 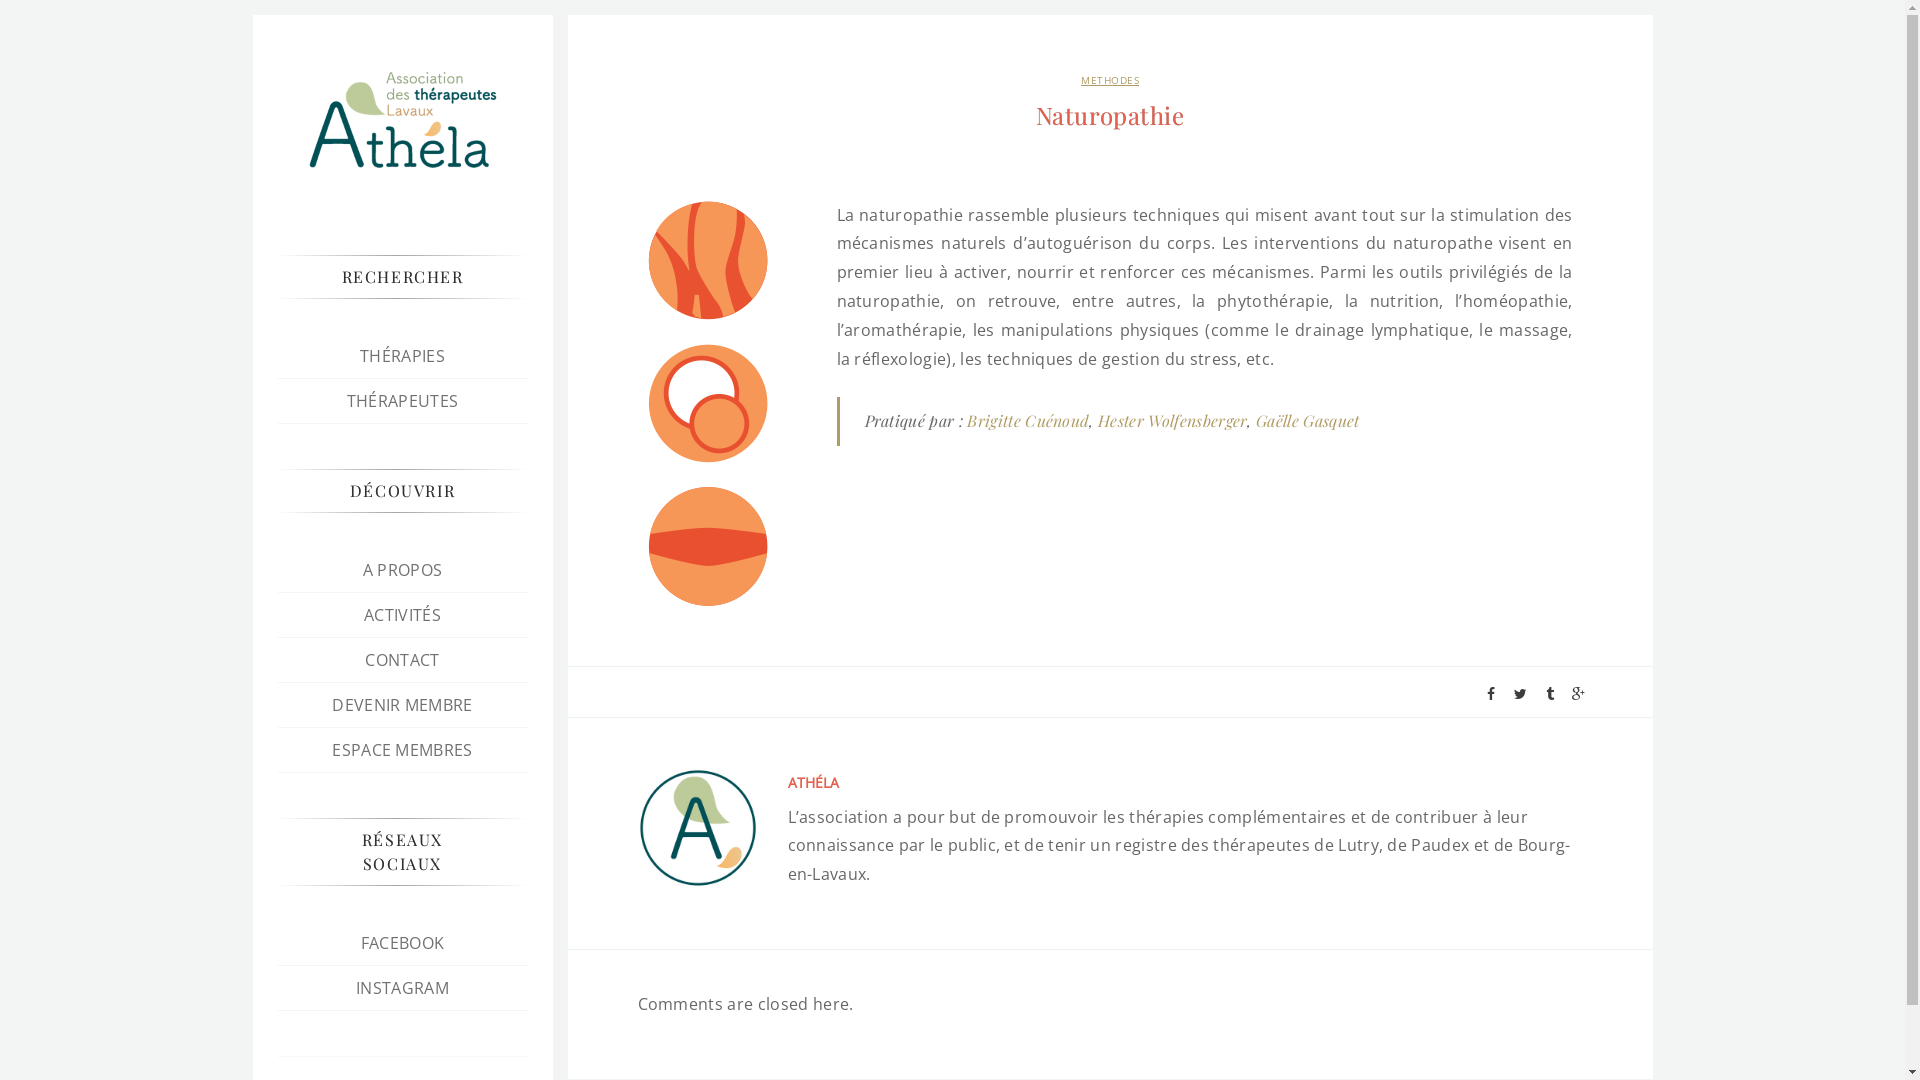 I want to click on 'ESPACE MEMBRES', so click(x=401, y=749).